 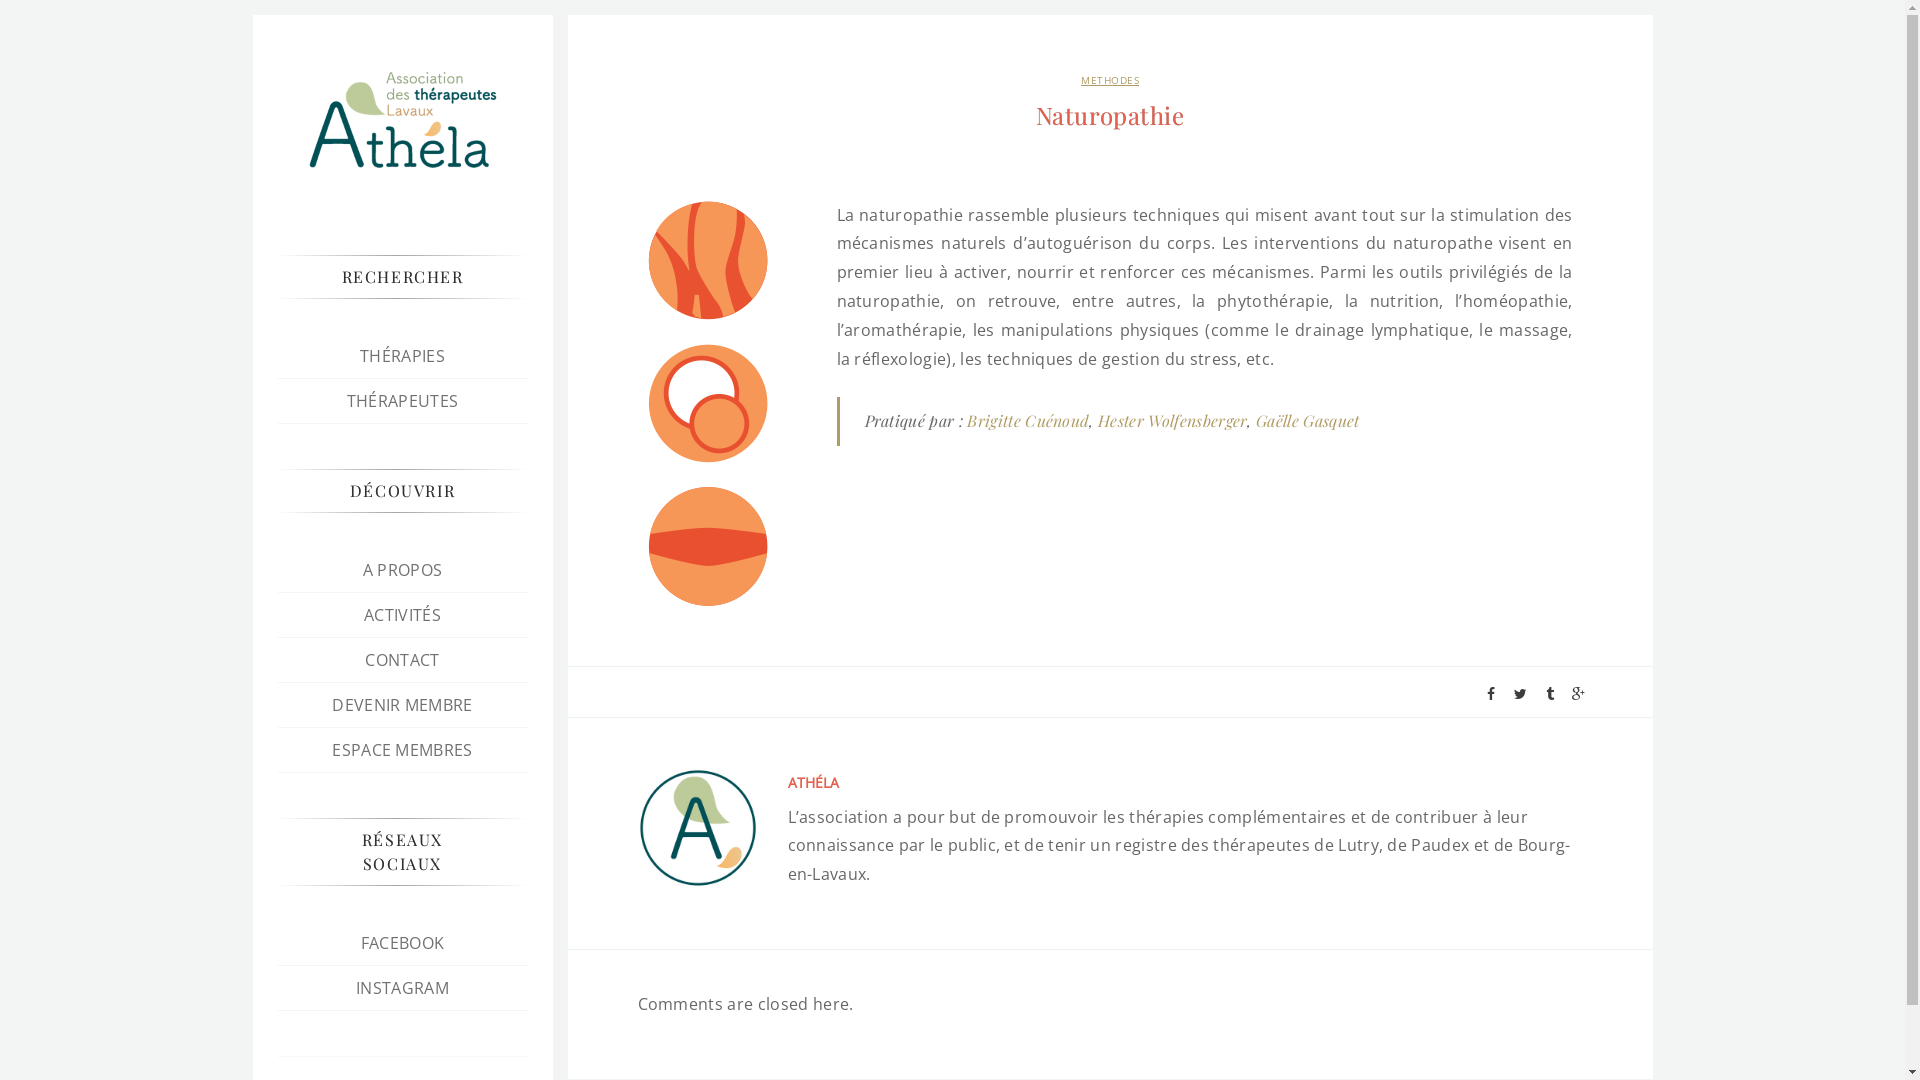 I want to click on 'ESPACE MEMBRES', so click(x=401, y=749).